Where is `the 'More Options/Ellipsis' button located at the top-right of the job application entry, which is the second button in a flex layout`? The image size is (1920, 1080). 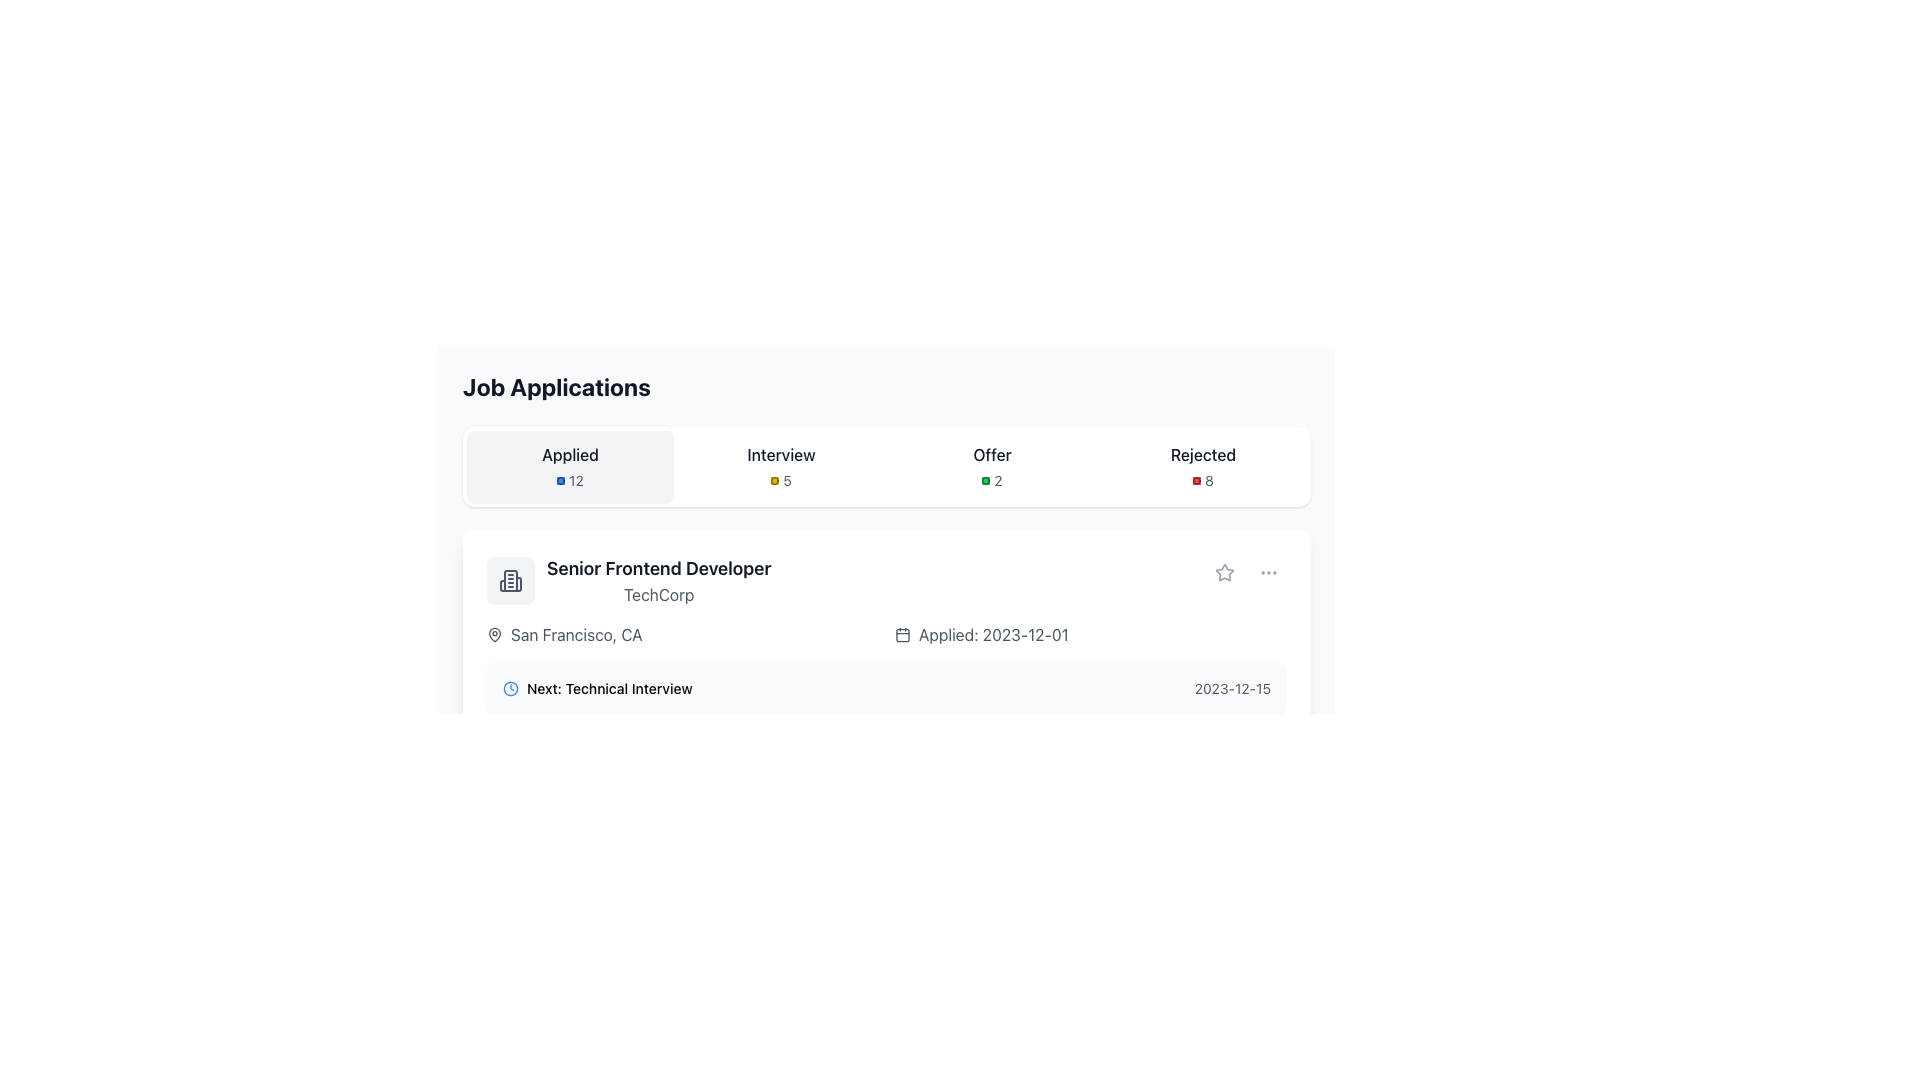
the 'More Options/Ellipsis' button located at the top-right of the job application entry, which is the second button in a flex layout is located at coordinates (1267, 573).